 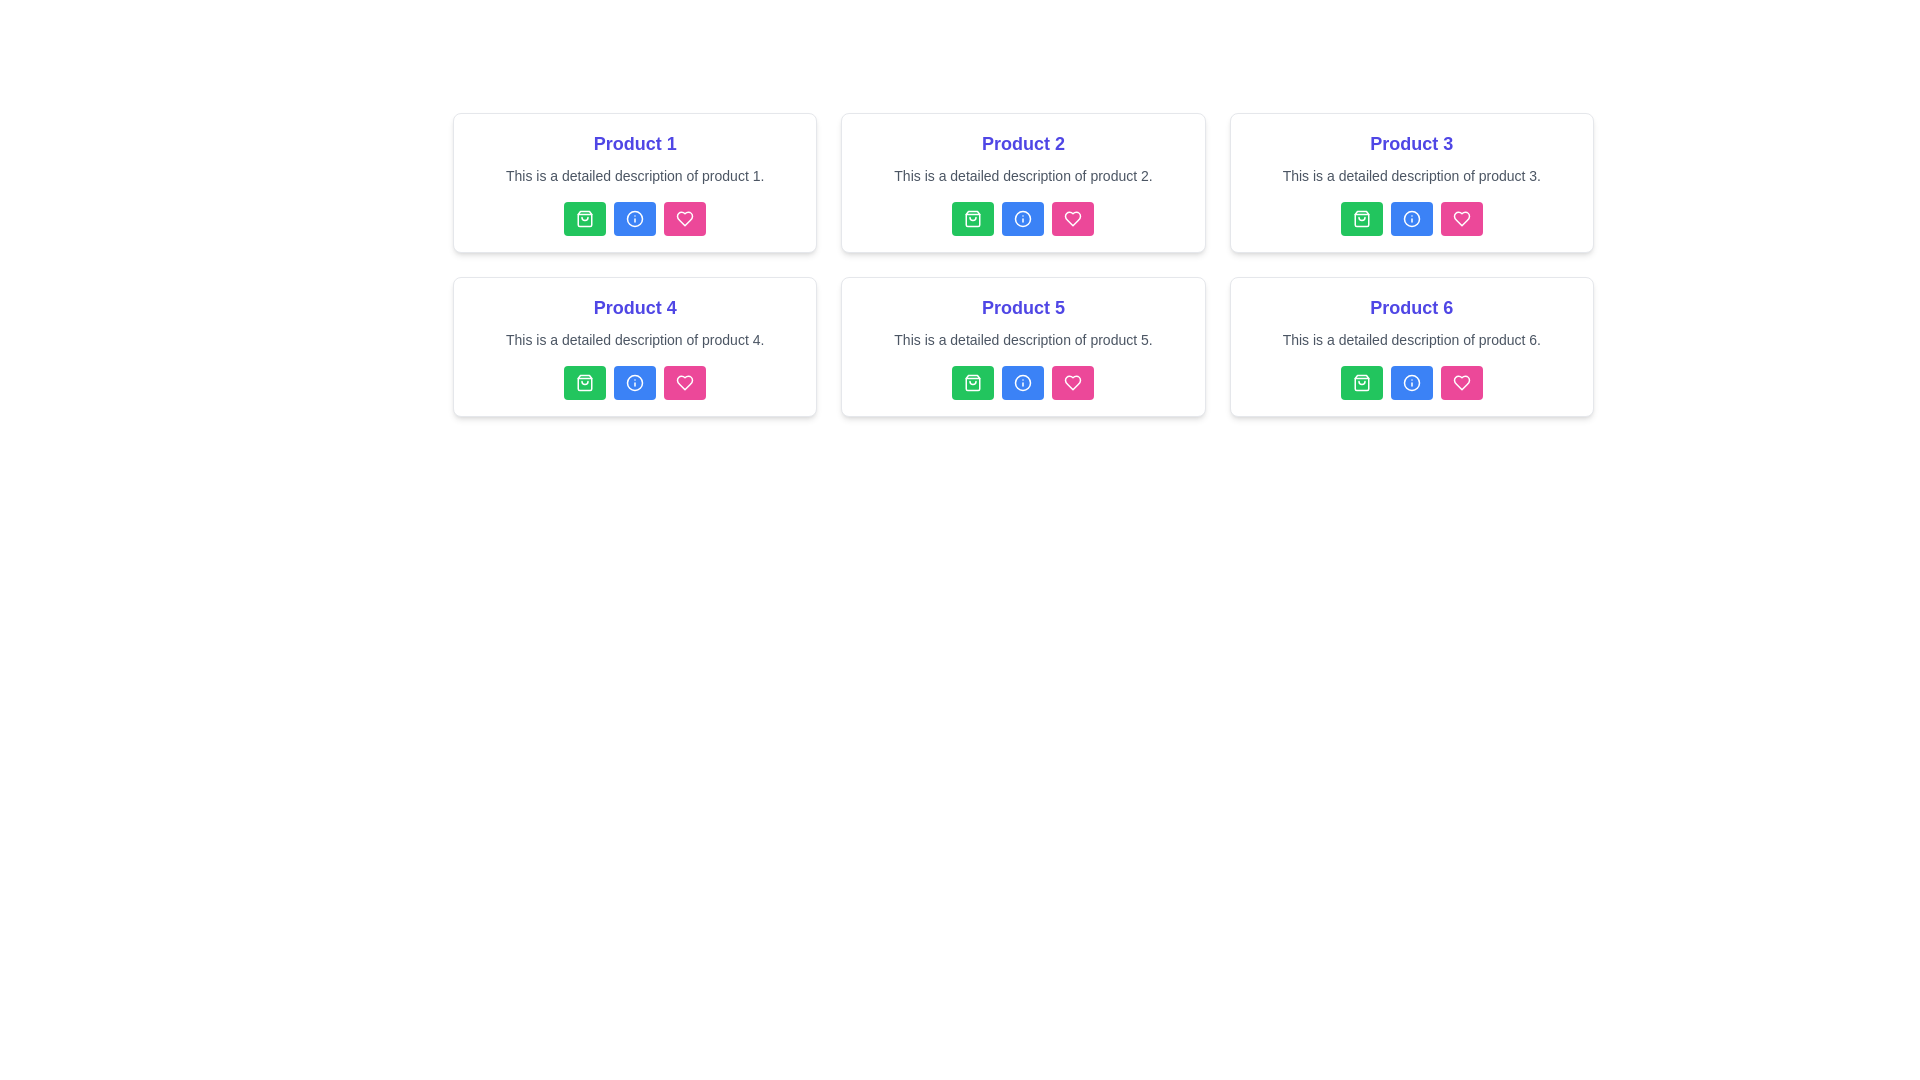 I want to click on the small pink heart icon with an outlined design at the center of the bottom section of the card for Product 5 to favorite the item, so click(x=1072, y=382).